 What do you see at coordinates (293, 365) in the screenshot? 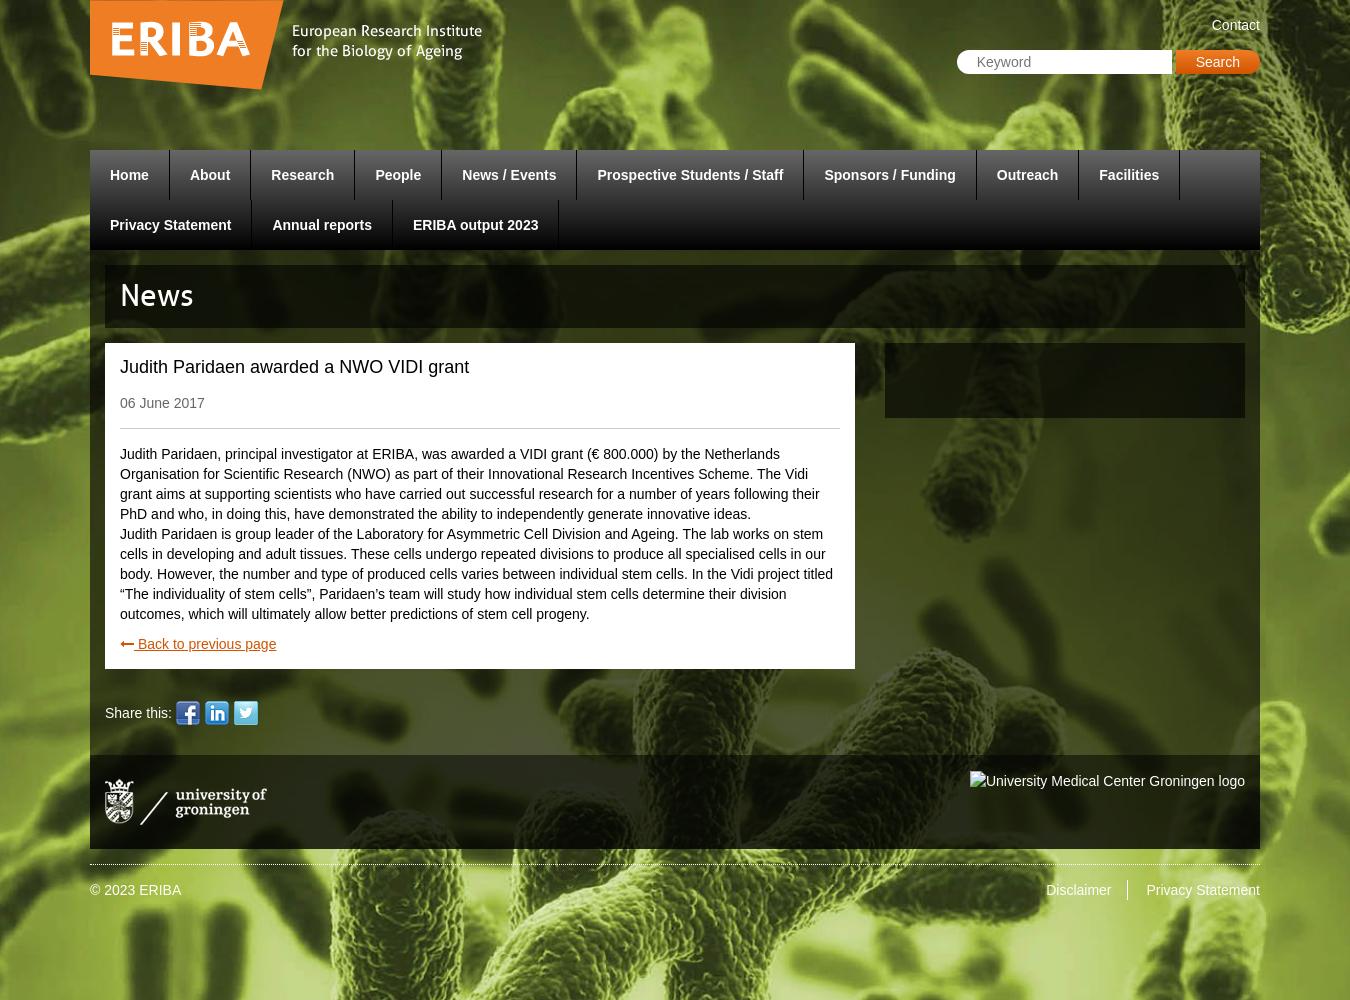
I see `'Judith Paridaen awarded a NWO VIDI grant'` at bounding box center [293, 365].